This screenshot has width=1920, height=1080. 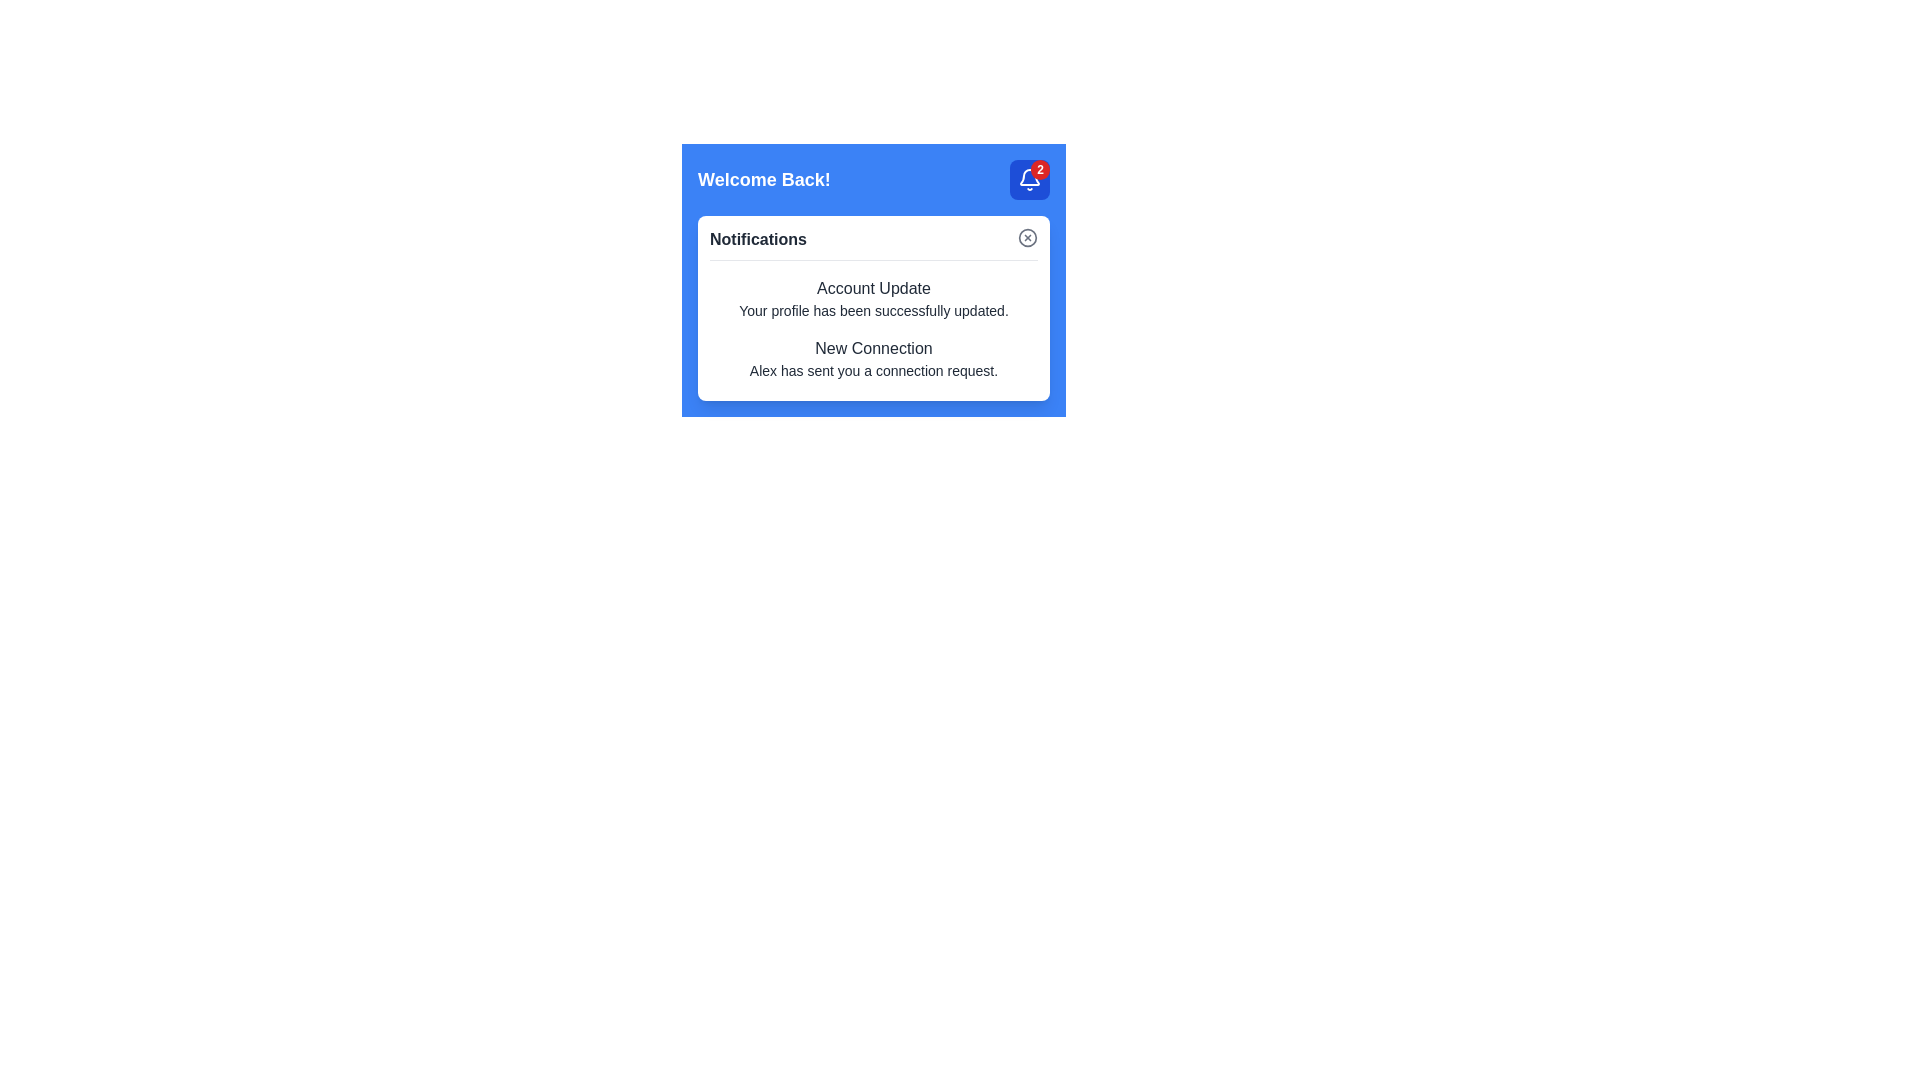 What do you see at coordinates (1040, 168) in the screenshot?
I see `the small circular badge with a red background and the number '2'` at bounding box center [1040, 168].